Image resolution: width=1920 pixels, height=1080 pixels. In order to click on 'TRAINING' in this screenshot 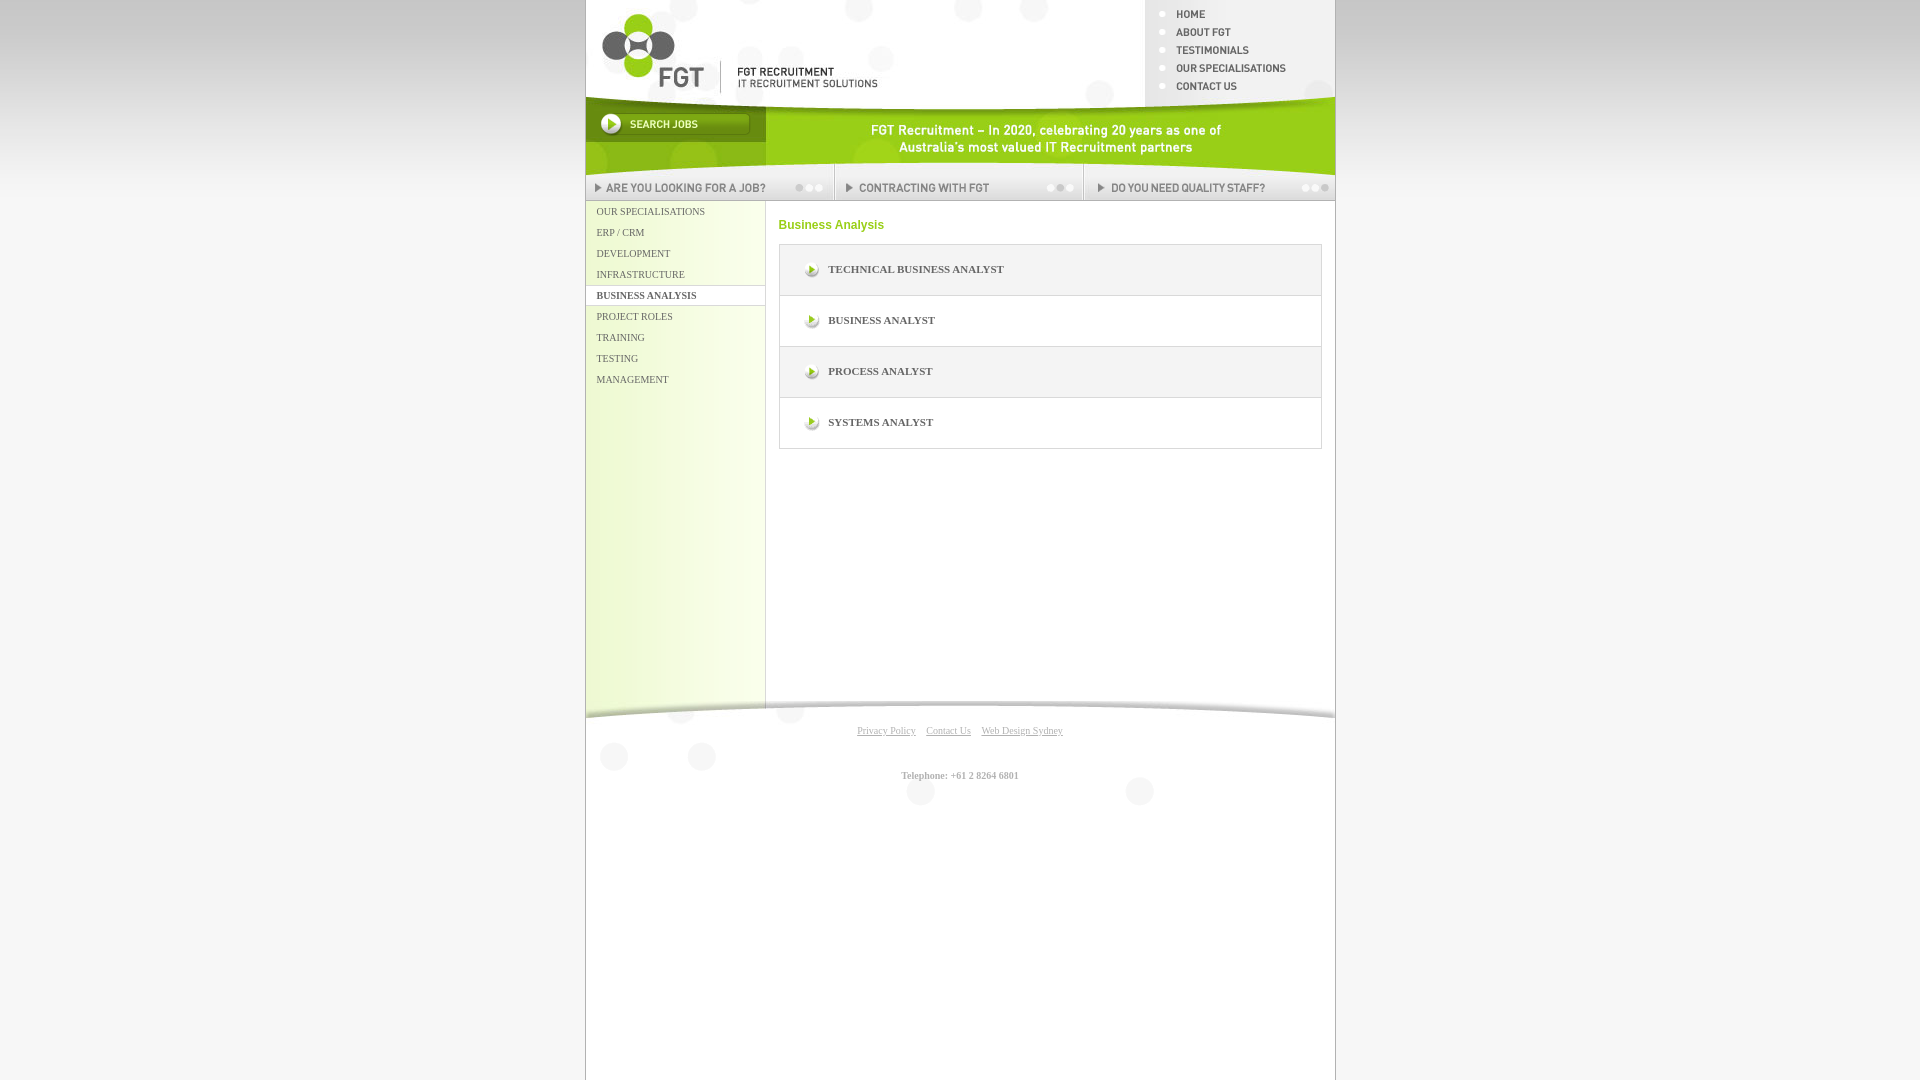, I will do `click(676, 336)`.